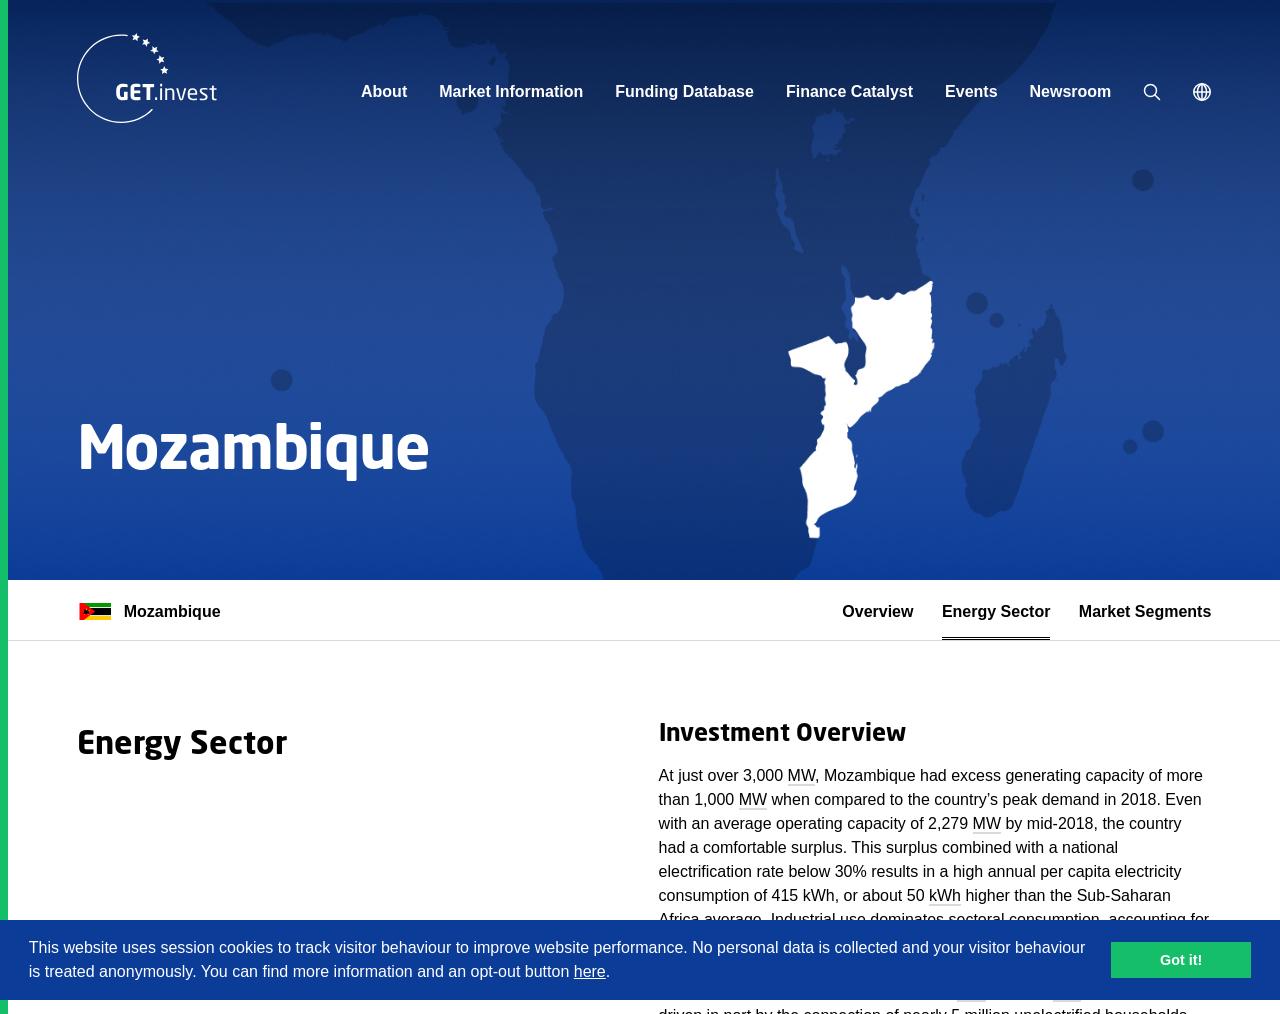 The width and height of the screenshot is (1280, 1014). Describe the element at coordinates (1181, 959) in the screenshot. I see `'Got it!'` at that location.